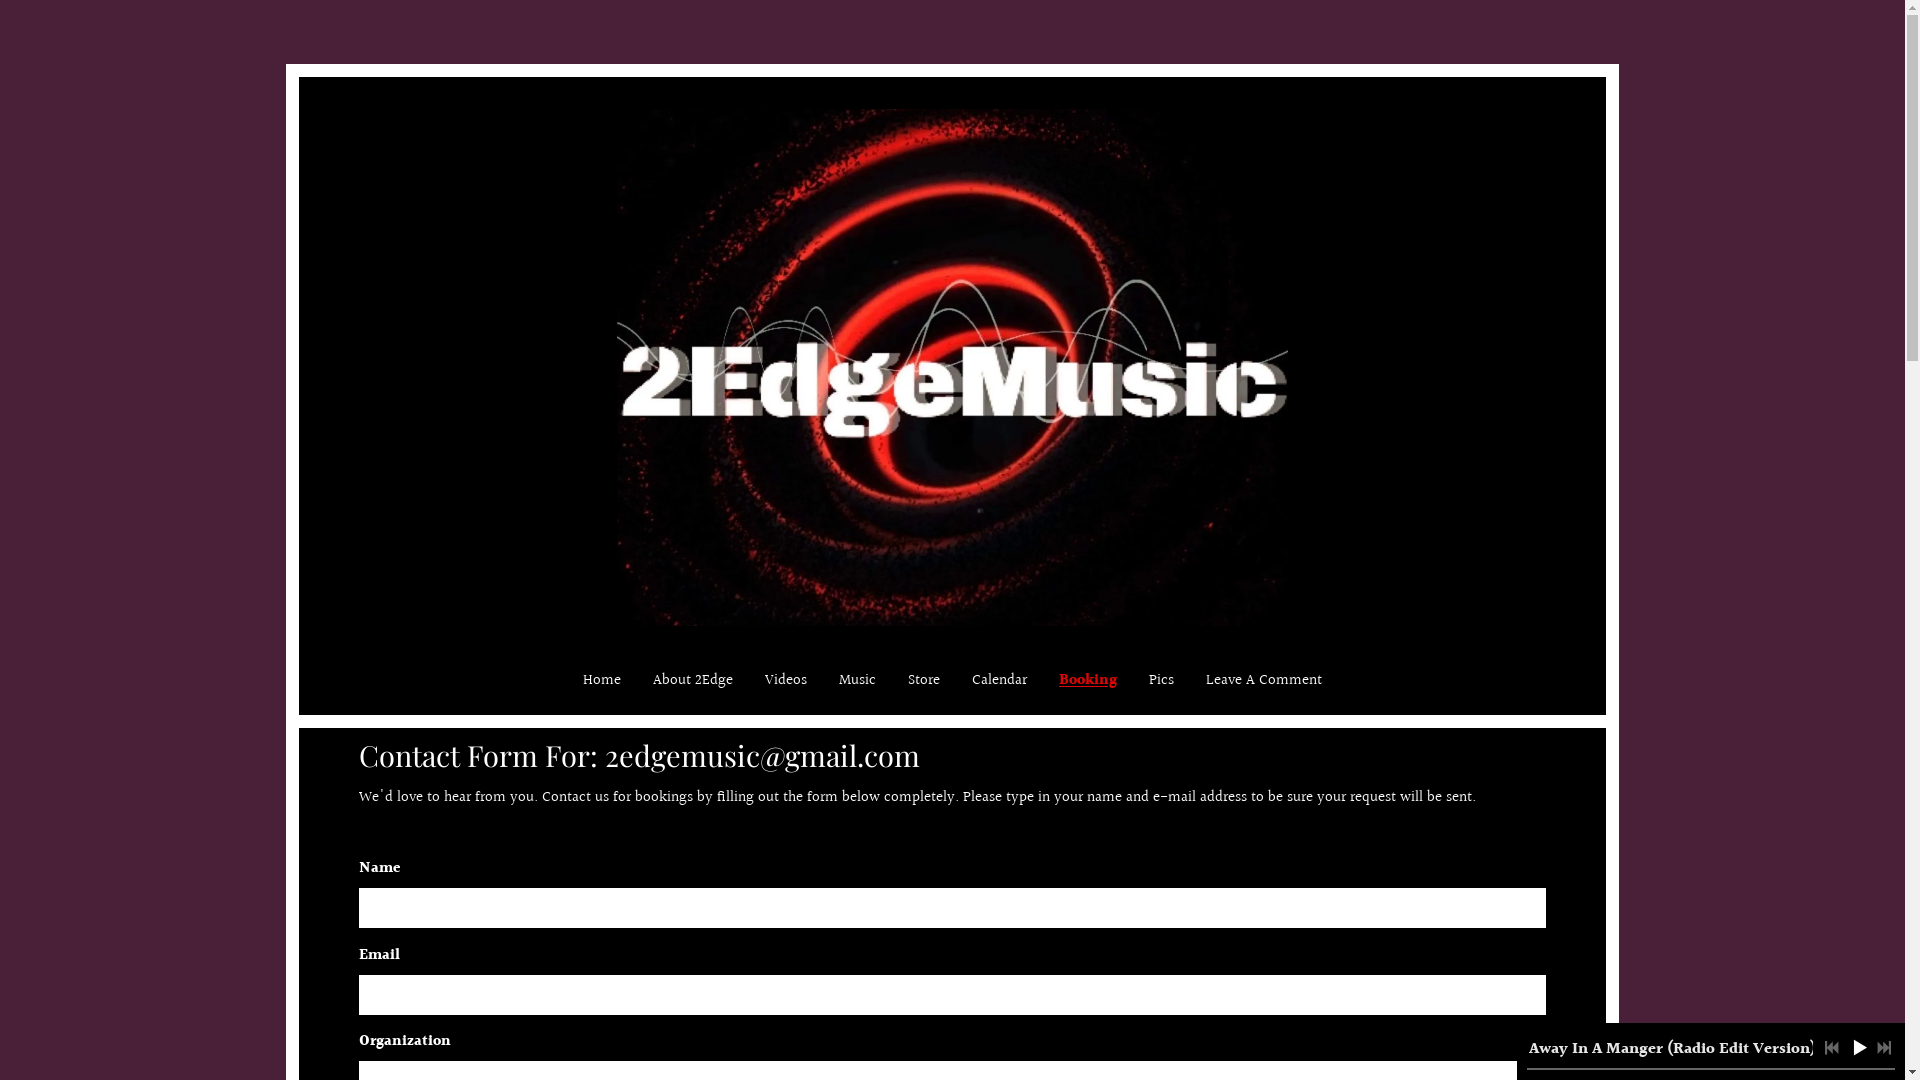 This screenshot has width=1920, height=1080. I want to click on 'Store', so click(922, 680).